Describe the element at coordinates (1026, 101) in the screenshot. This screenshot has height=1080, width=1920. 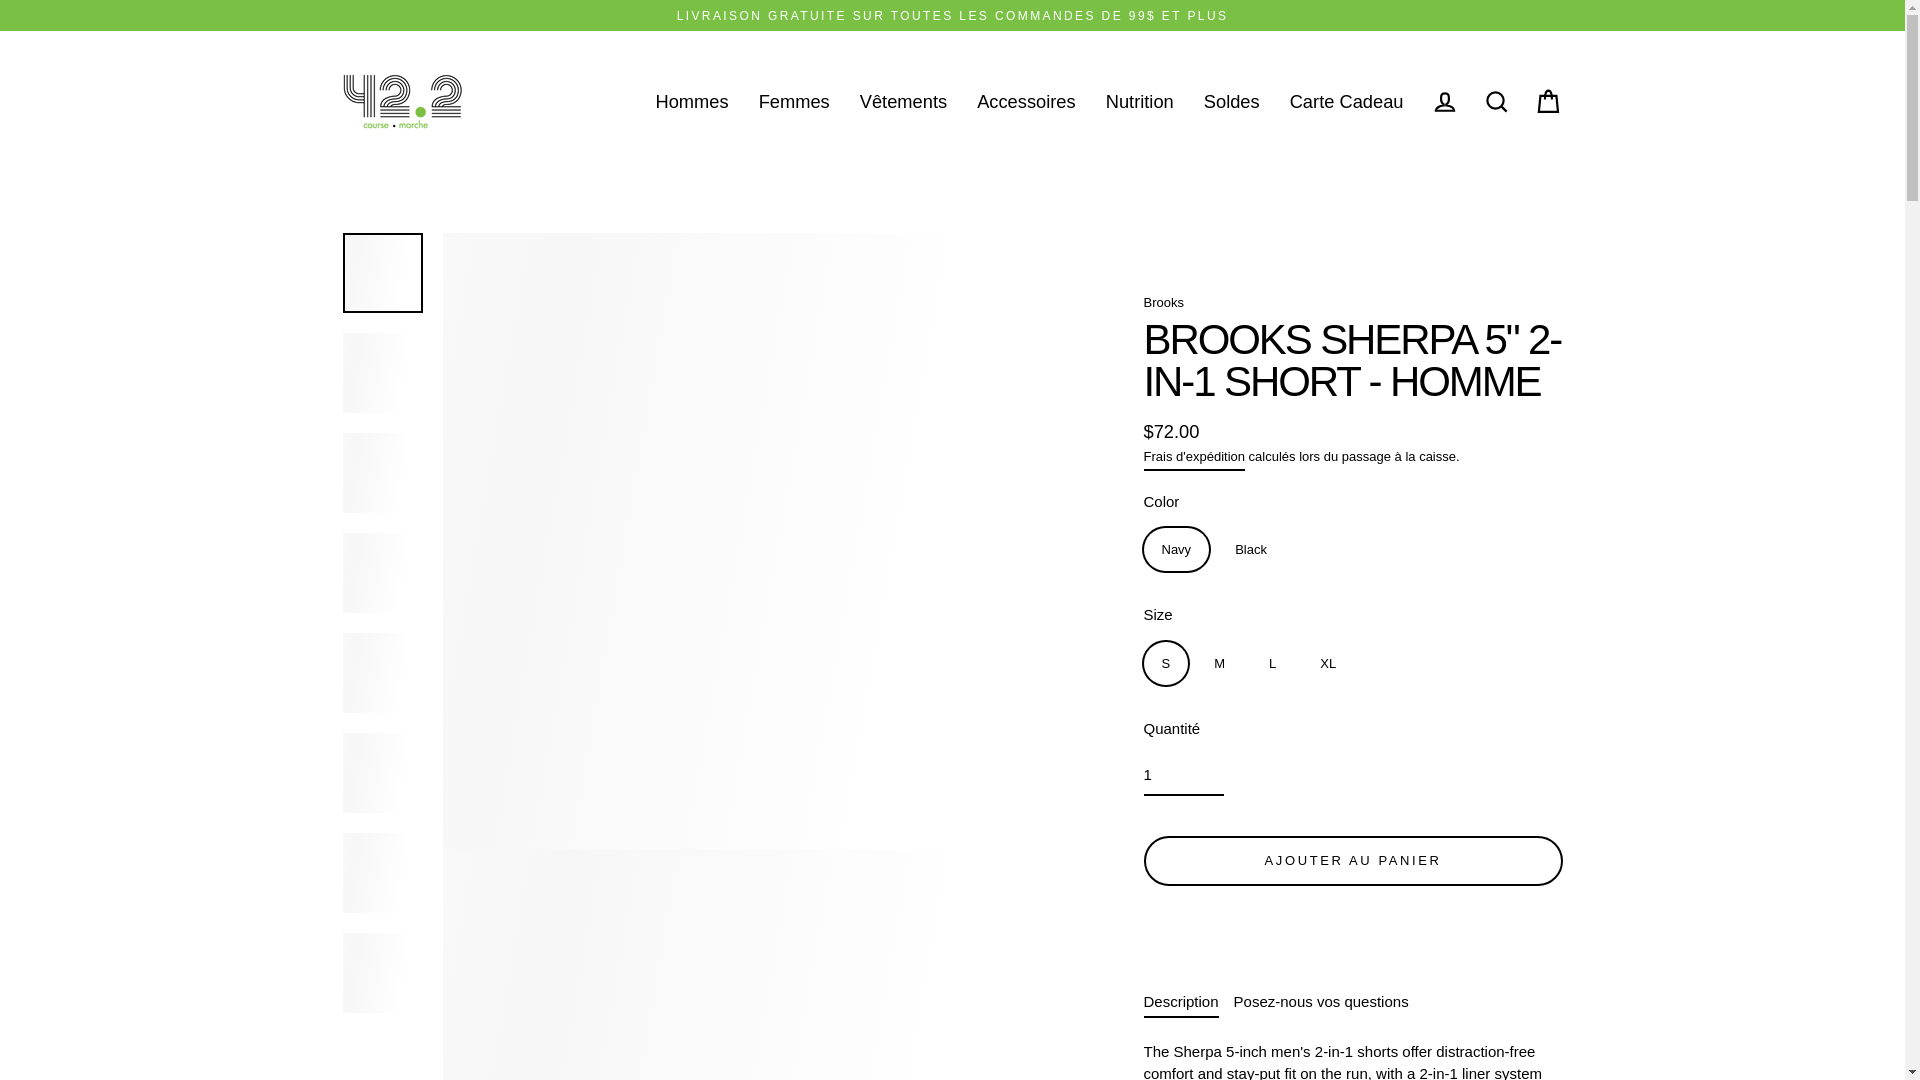
I see `'Accessoires'` at that location.